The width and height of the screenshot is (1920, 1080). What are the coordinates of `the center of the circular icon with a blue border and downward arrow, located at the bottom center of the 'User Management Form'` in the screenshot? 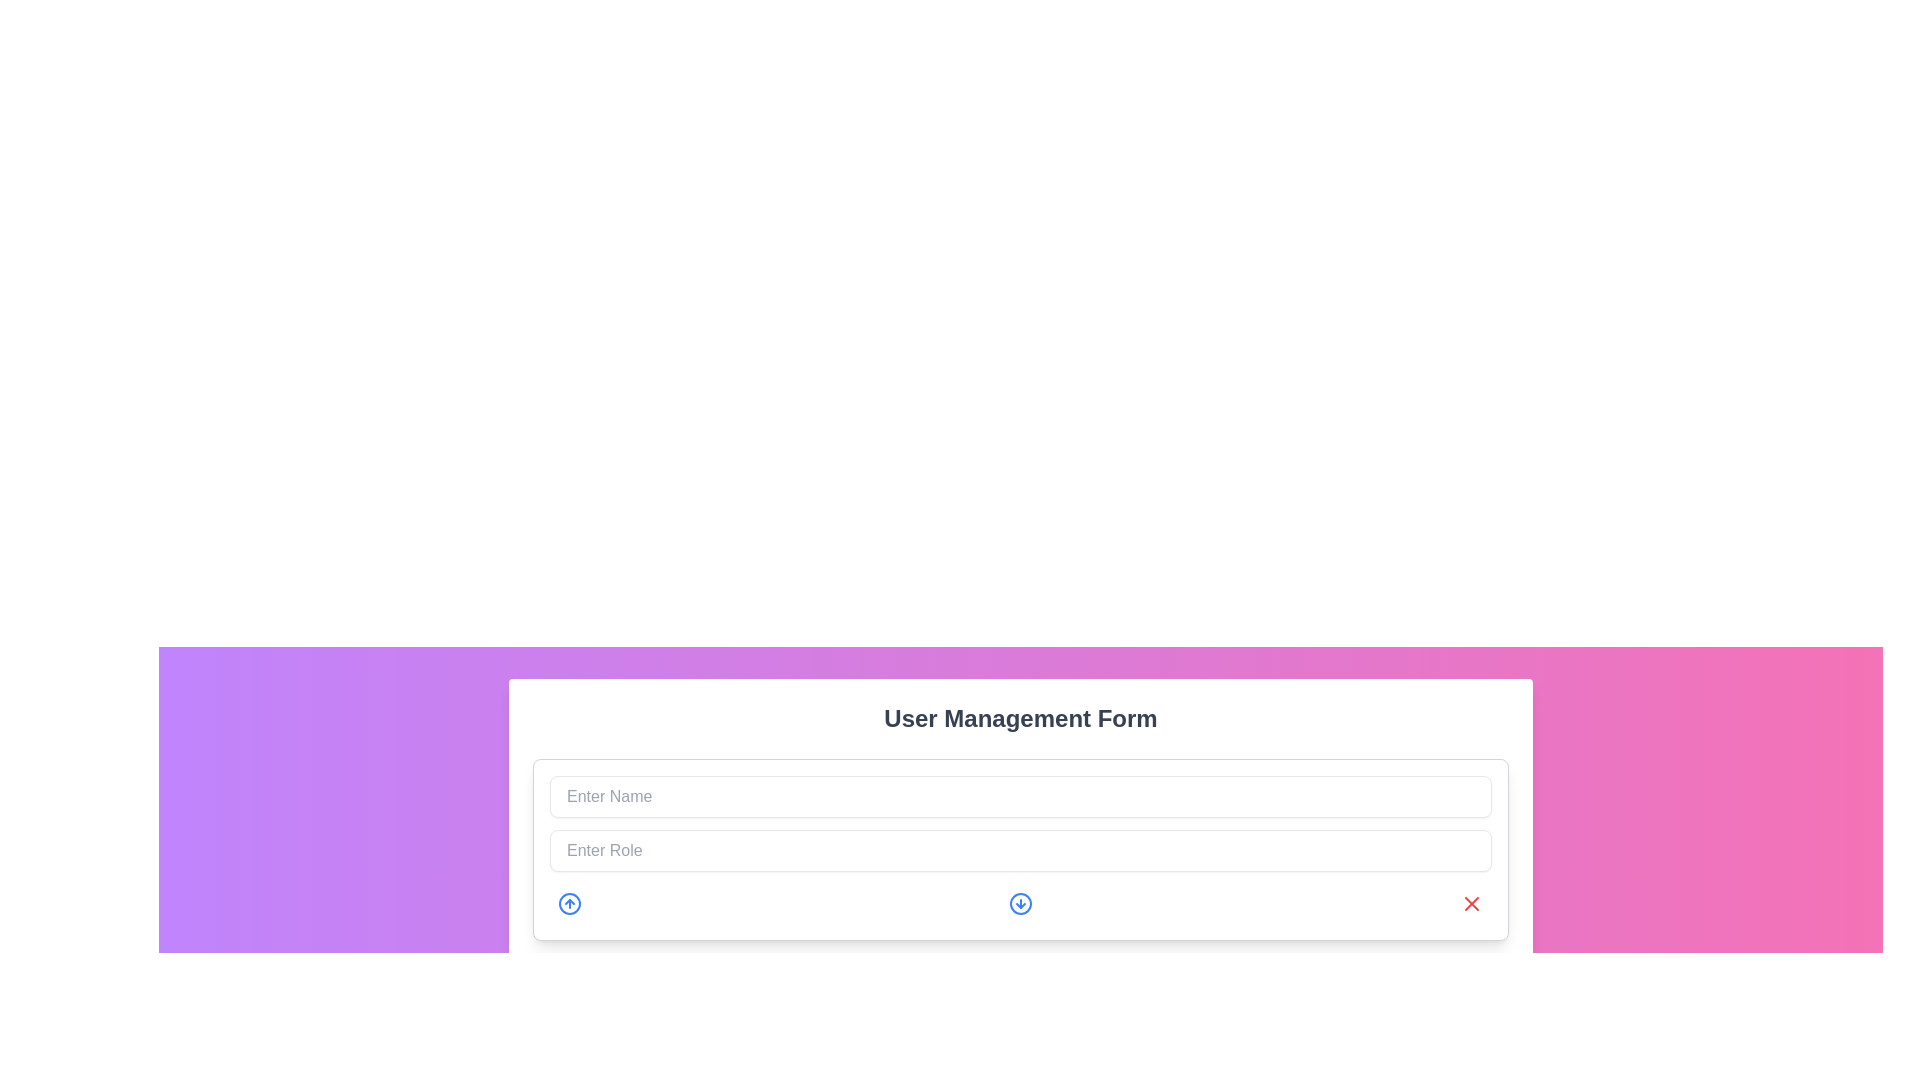 It's located at (1021, 903).